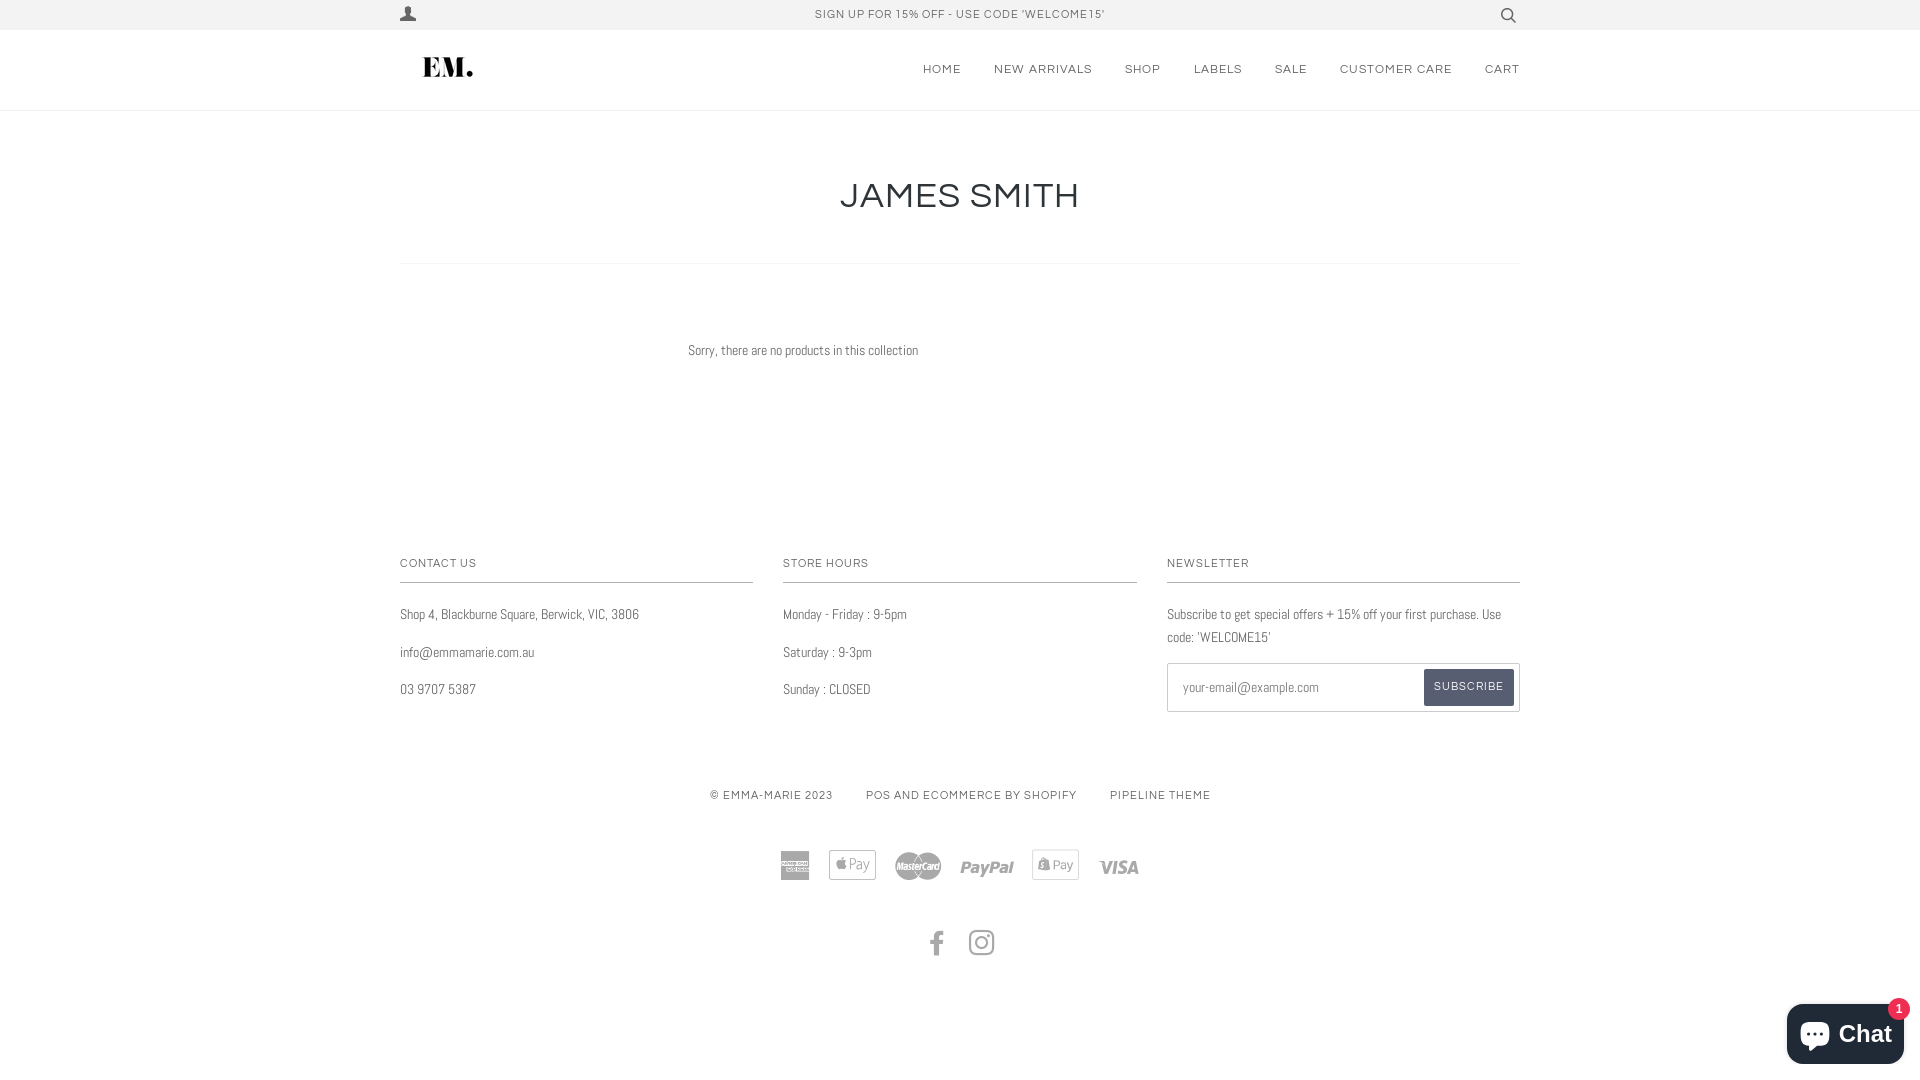 Image resolution: width=1920 pixels, height=1080 pixels. What do you see at coordinates (1502, 68) in the screenshot?
I see `'CART'` at bounding box center [1502, 68].